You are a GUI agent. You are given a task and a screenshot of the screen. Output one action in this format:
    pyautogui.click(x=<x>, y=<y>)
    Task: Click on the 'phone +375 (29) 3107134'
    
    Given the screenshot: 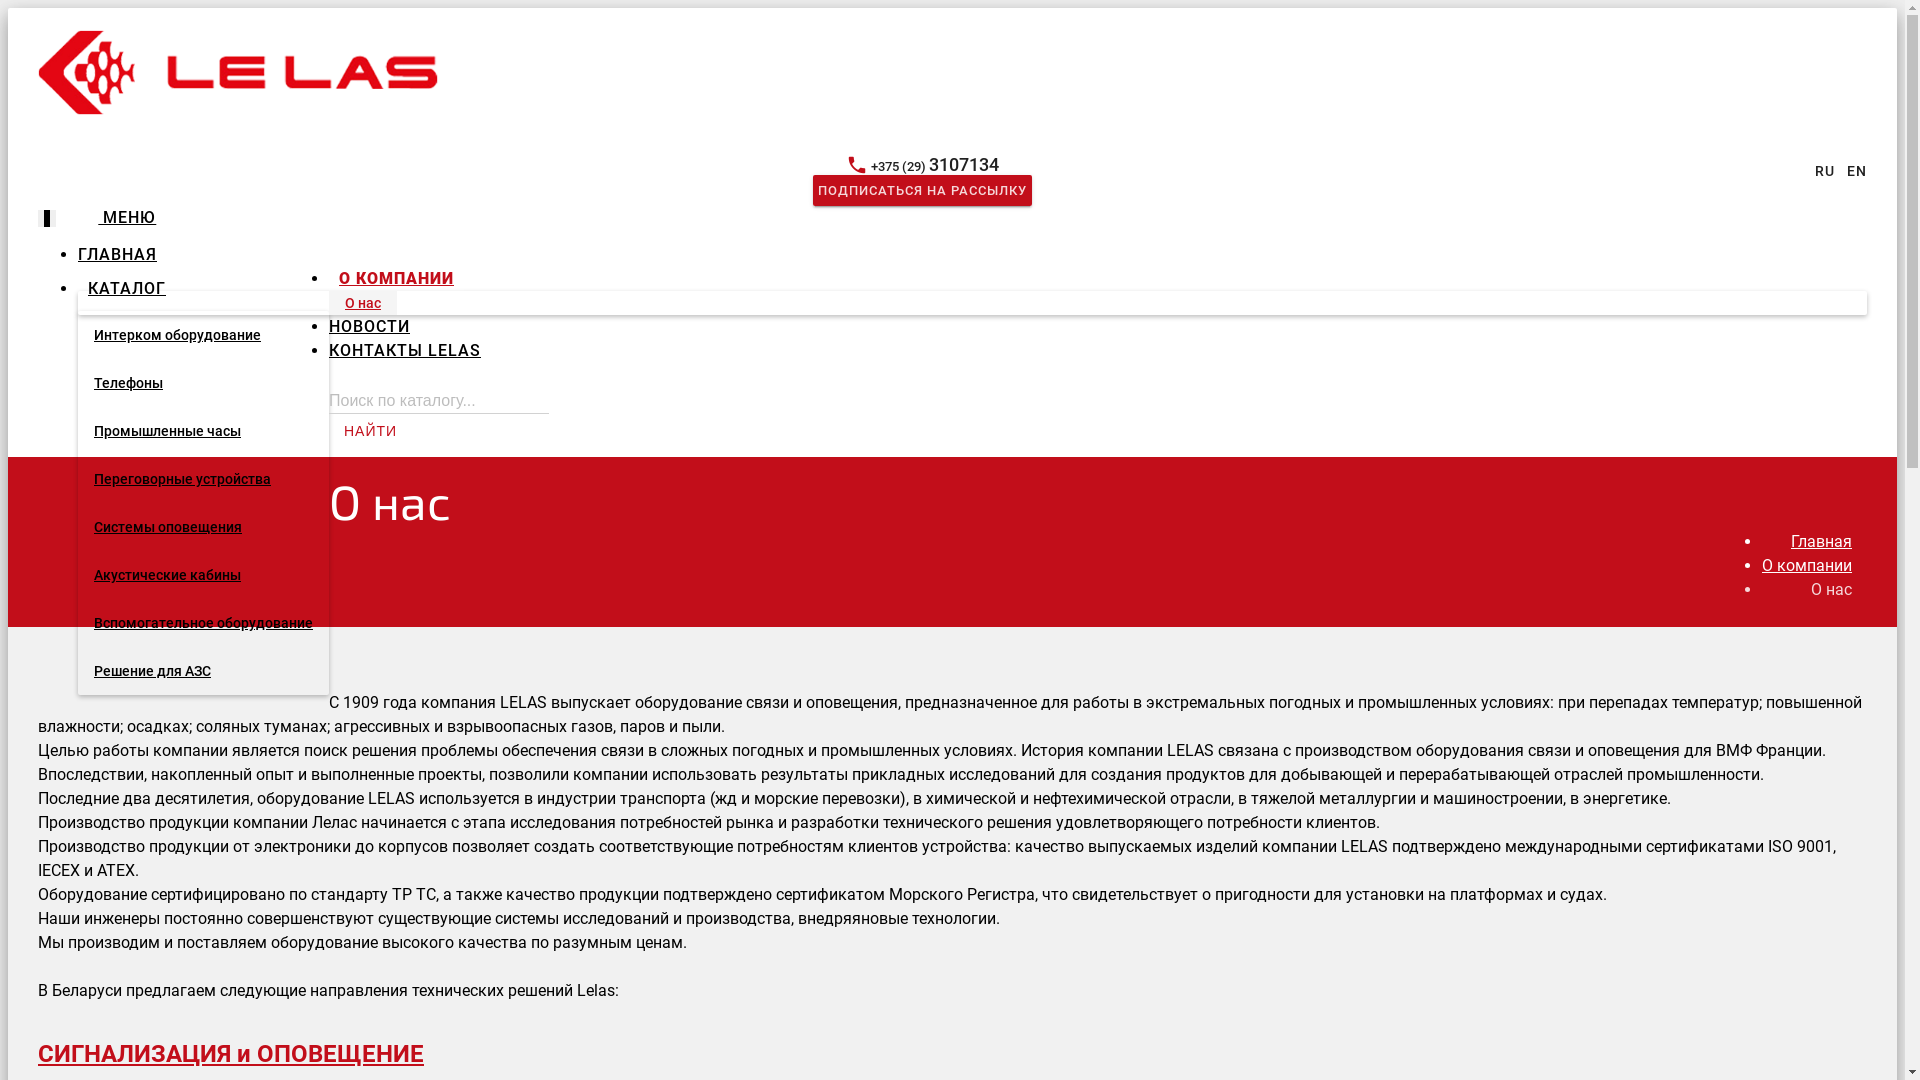 What is the action you would take?
    pyautogui.click(x=921, y=165)
    